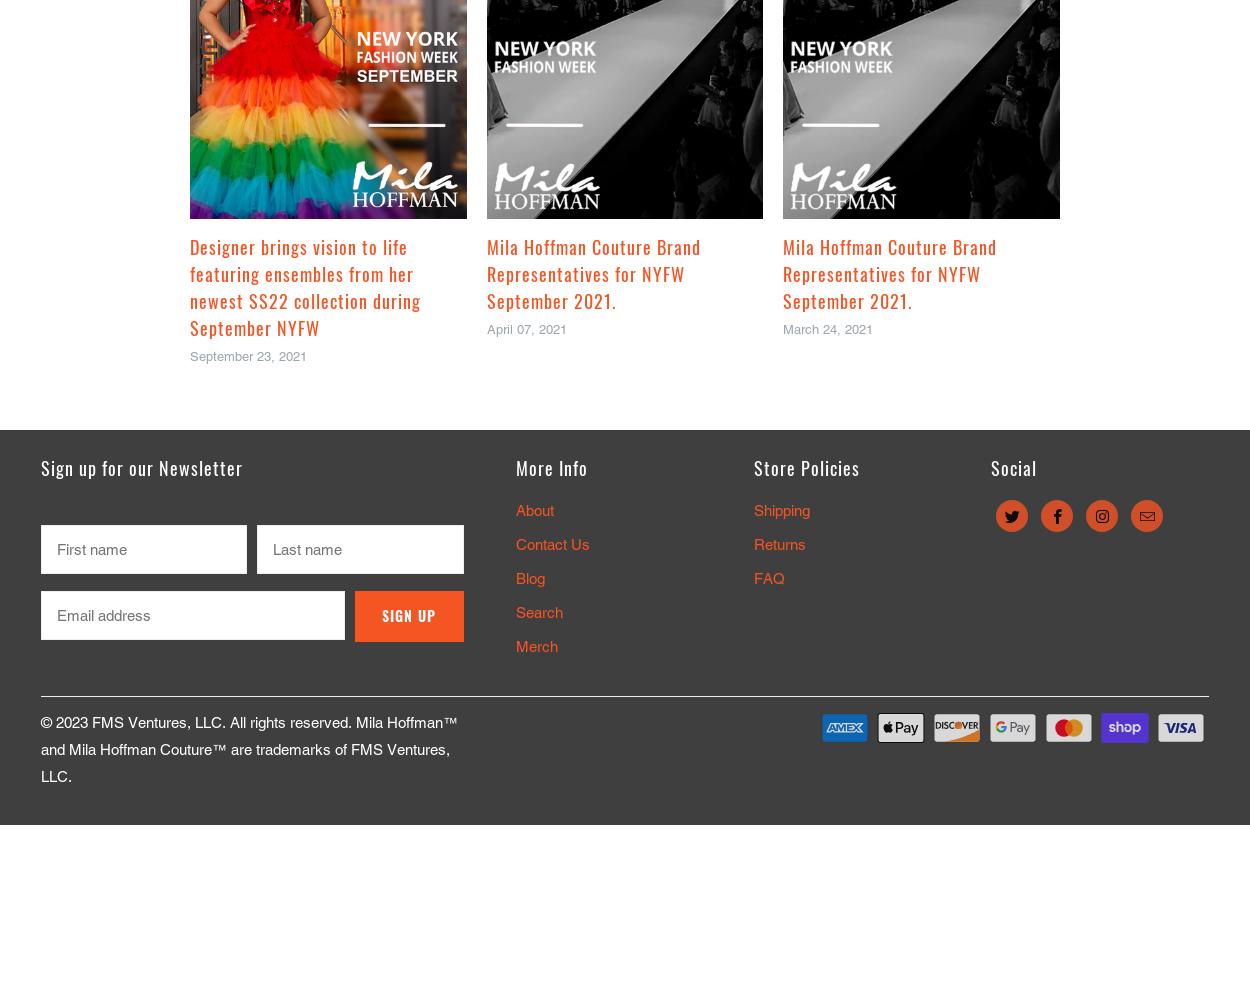 The width and height of the screenshot is (1250, 1000). I want to click on 'Search', so click(539, 610).